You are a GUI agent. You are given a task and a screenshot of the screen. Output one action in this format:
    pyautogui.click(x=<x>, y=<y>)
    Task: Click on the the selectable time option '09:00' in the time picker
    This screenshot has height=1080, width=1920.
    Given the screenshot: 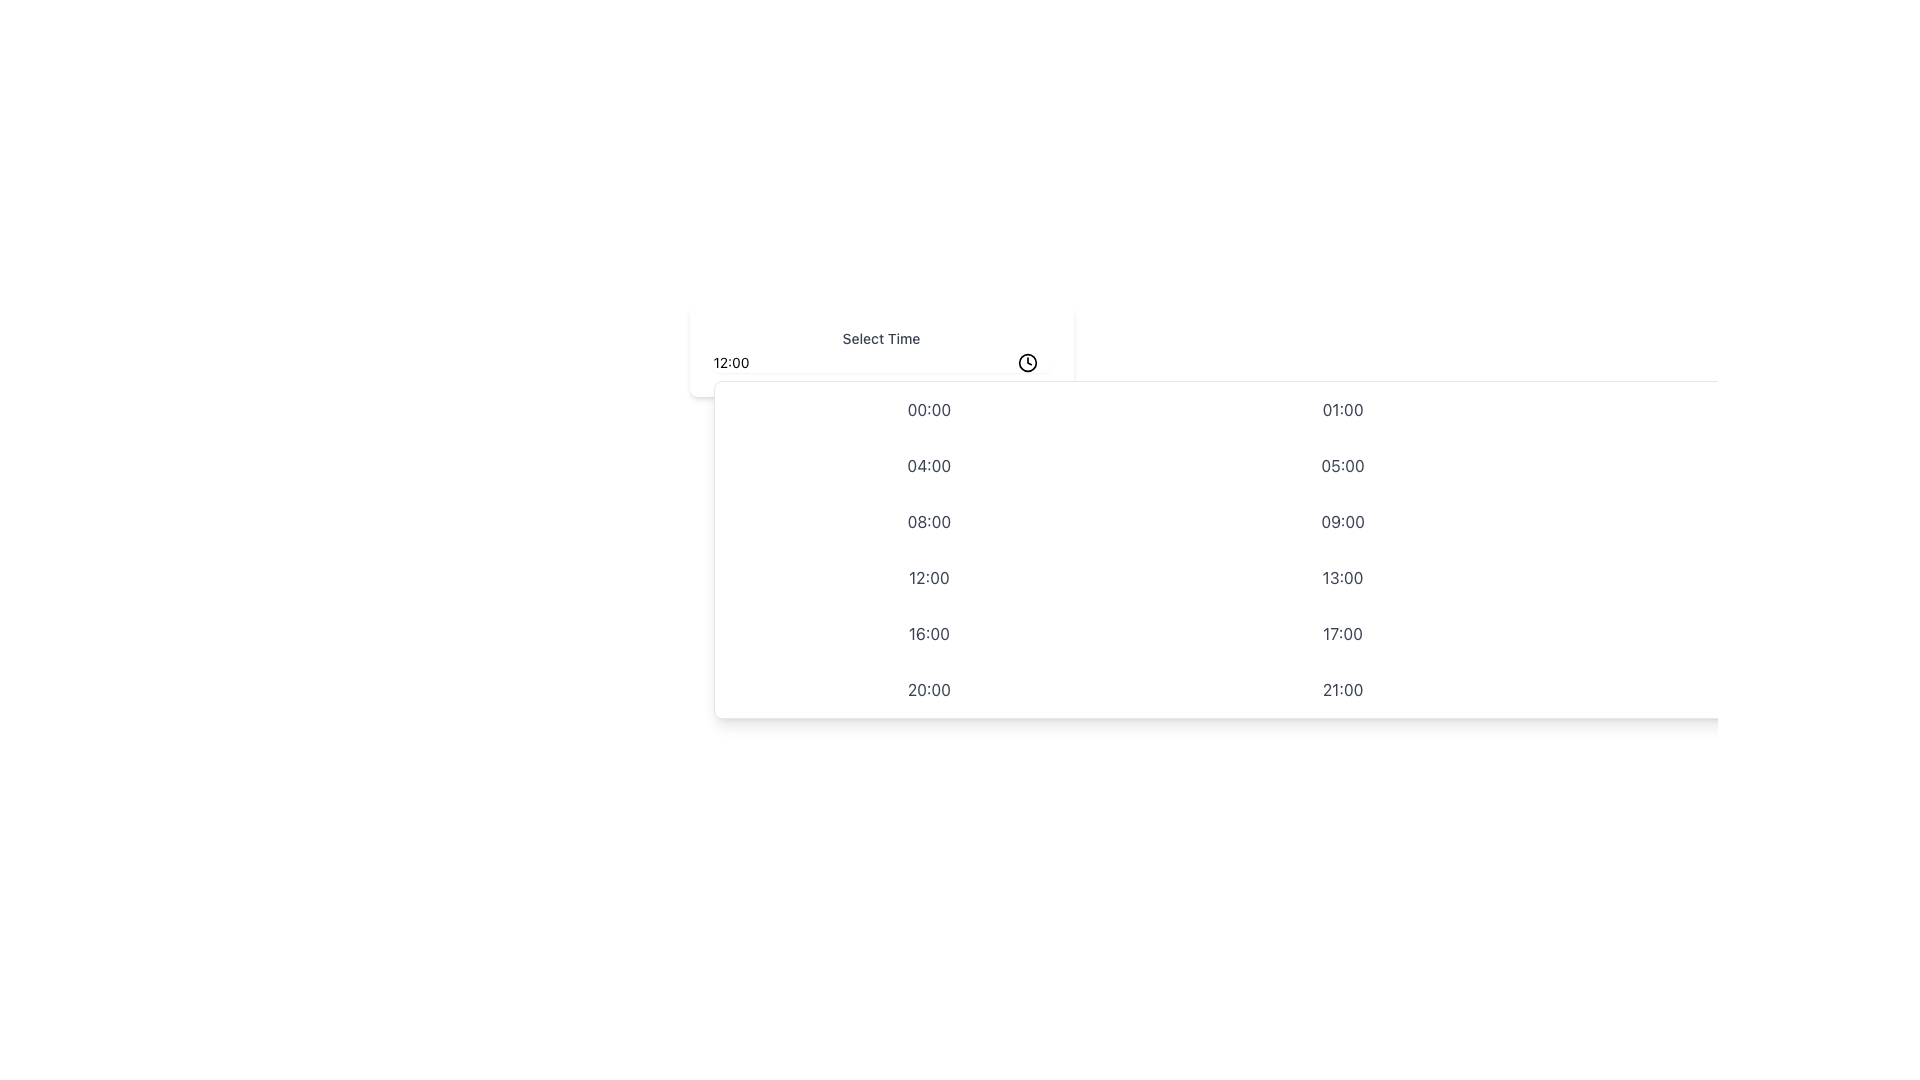 What is the action you would take?
    pyautogui.click(x=1343, y=520)
    